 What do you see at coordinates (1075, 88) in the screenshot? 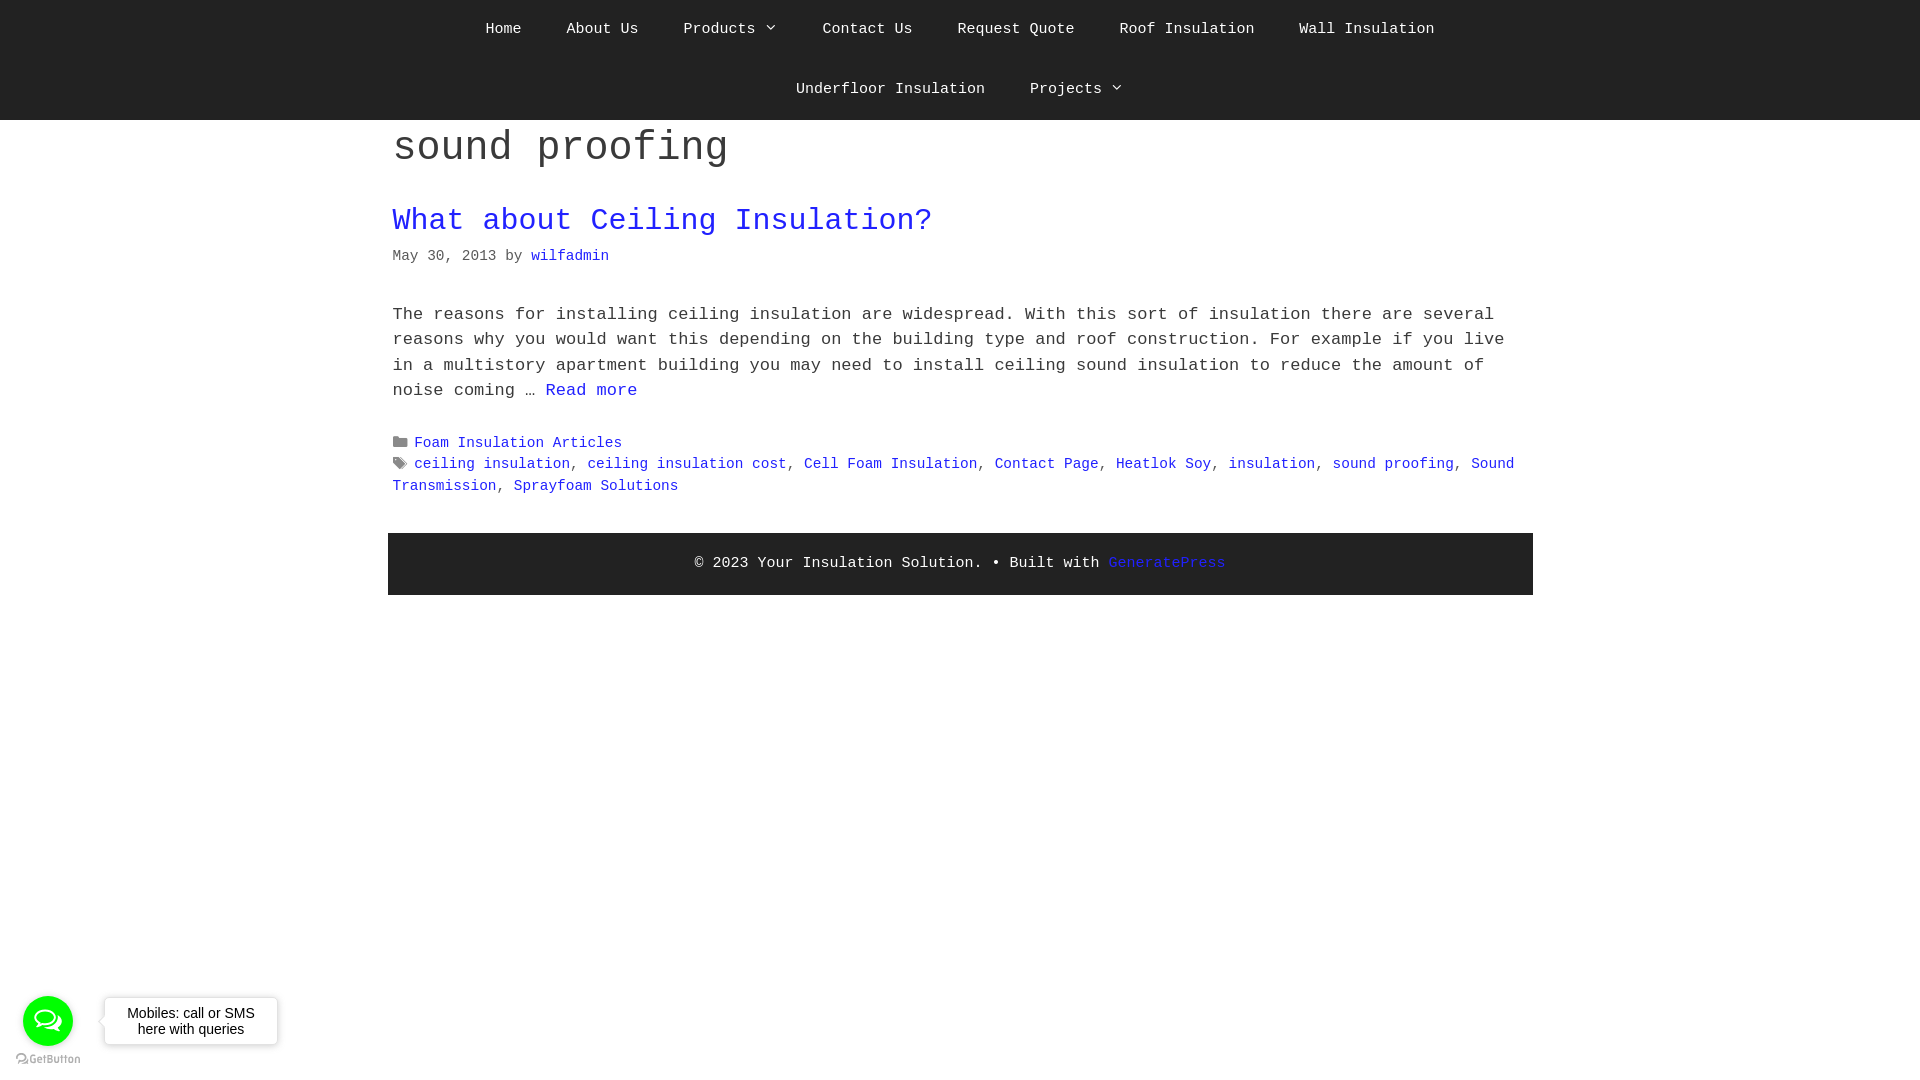
I see `'Projects'` at bounding box center [1075, 88].